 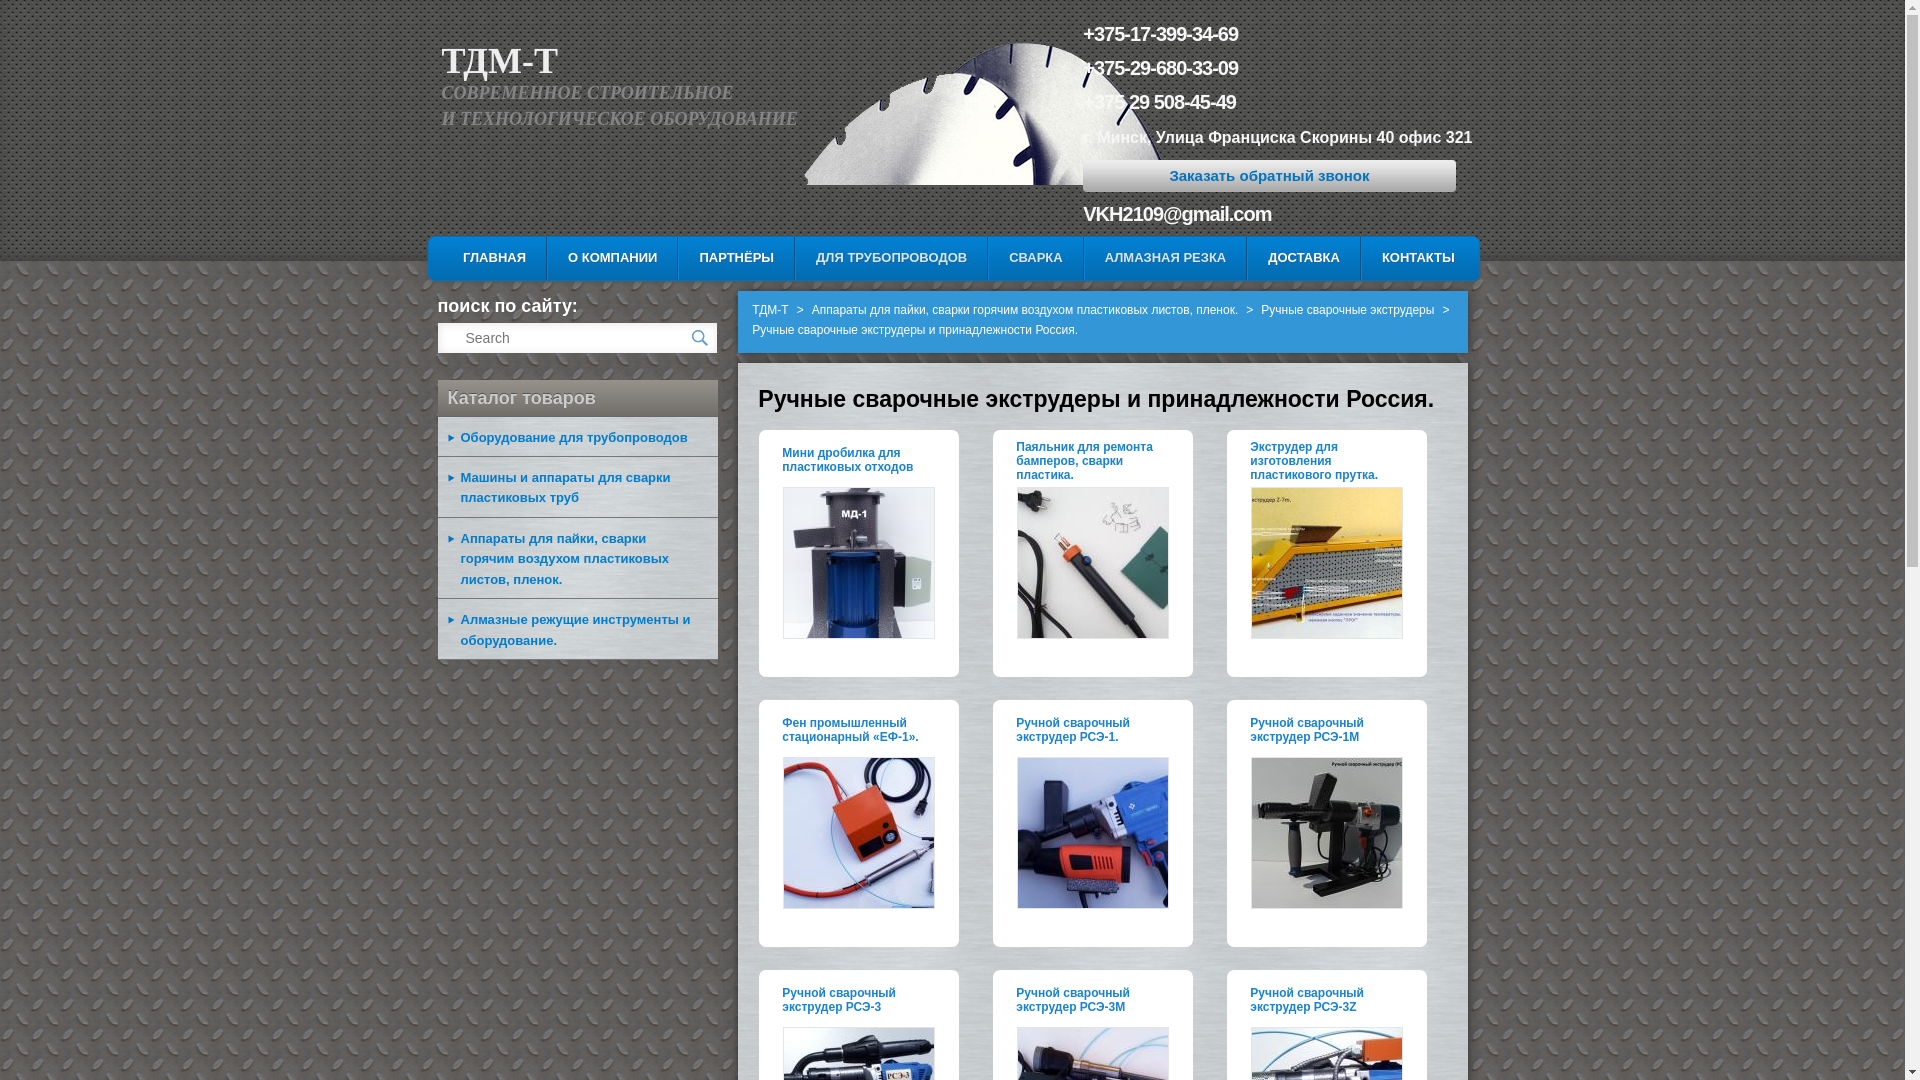 What do you see at coordinates (570, 254) in the screenshot?
I see `'SKIP TO SECONDARY CONTENT'` at bounding box center [570, 254].